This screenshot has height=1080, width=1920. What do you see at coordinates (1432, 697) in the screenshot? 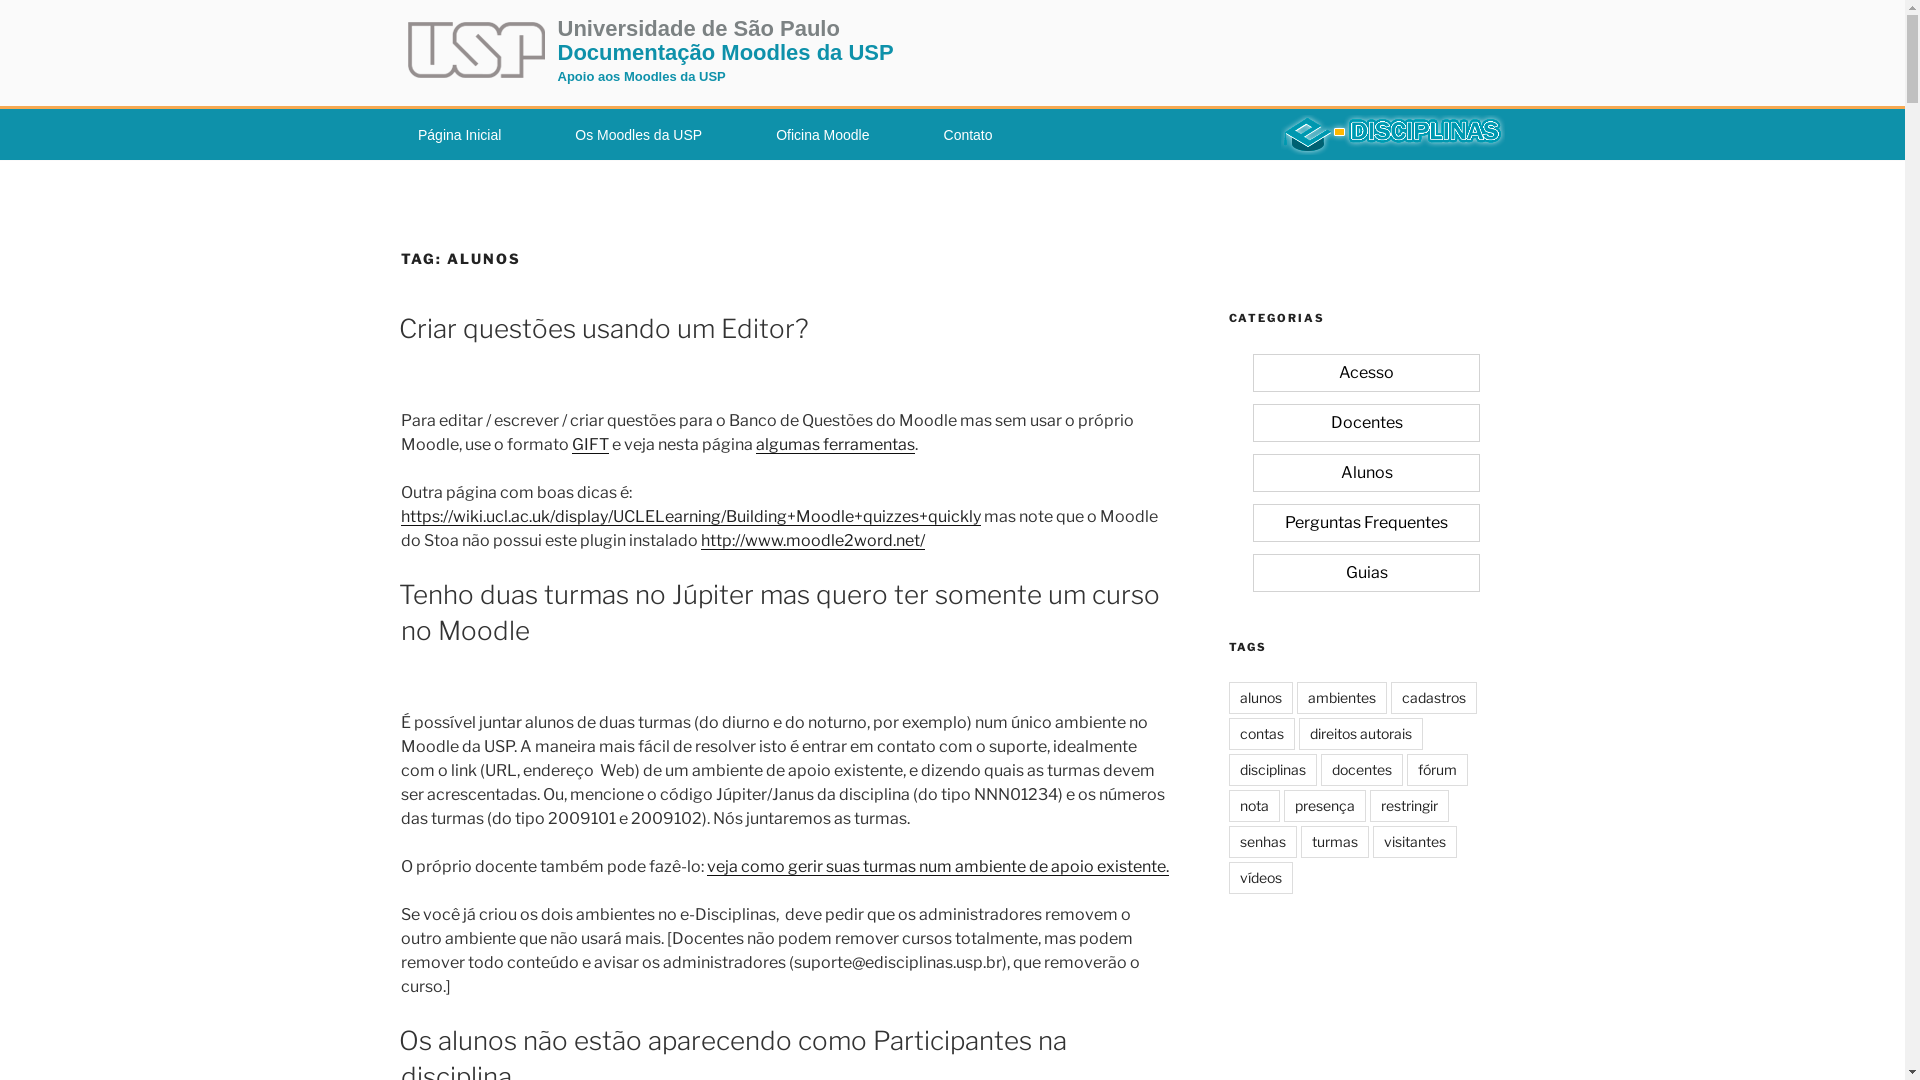
I see `'cadastros'` at bounding box center [1432, 697].